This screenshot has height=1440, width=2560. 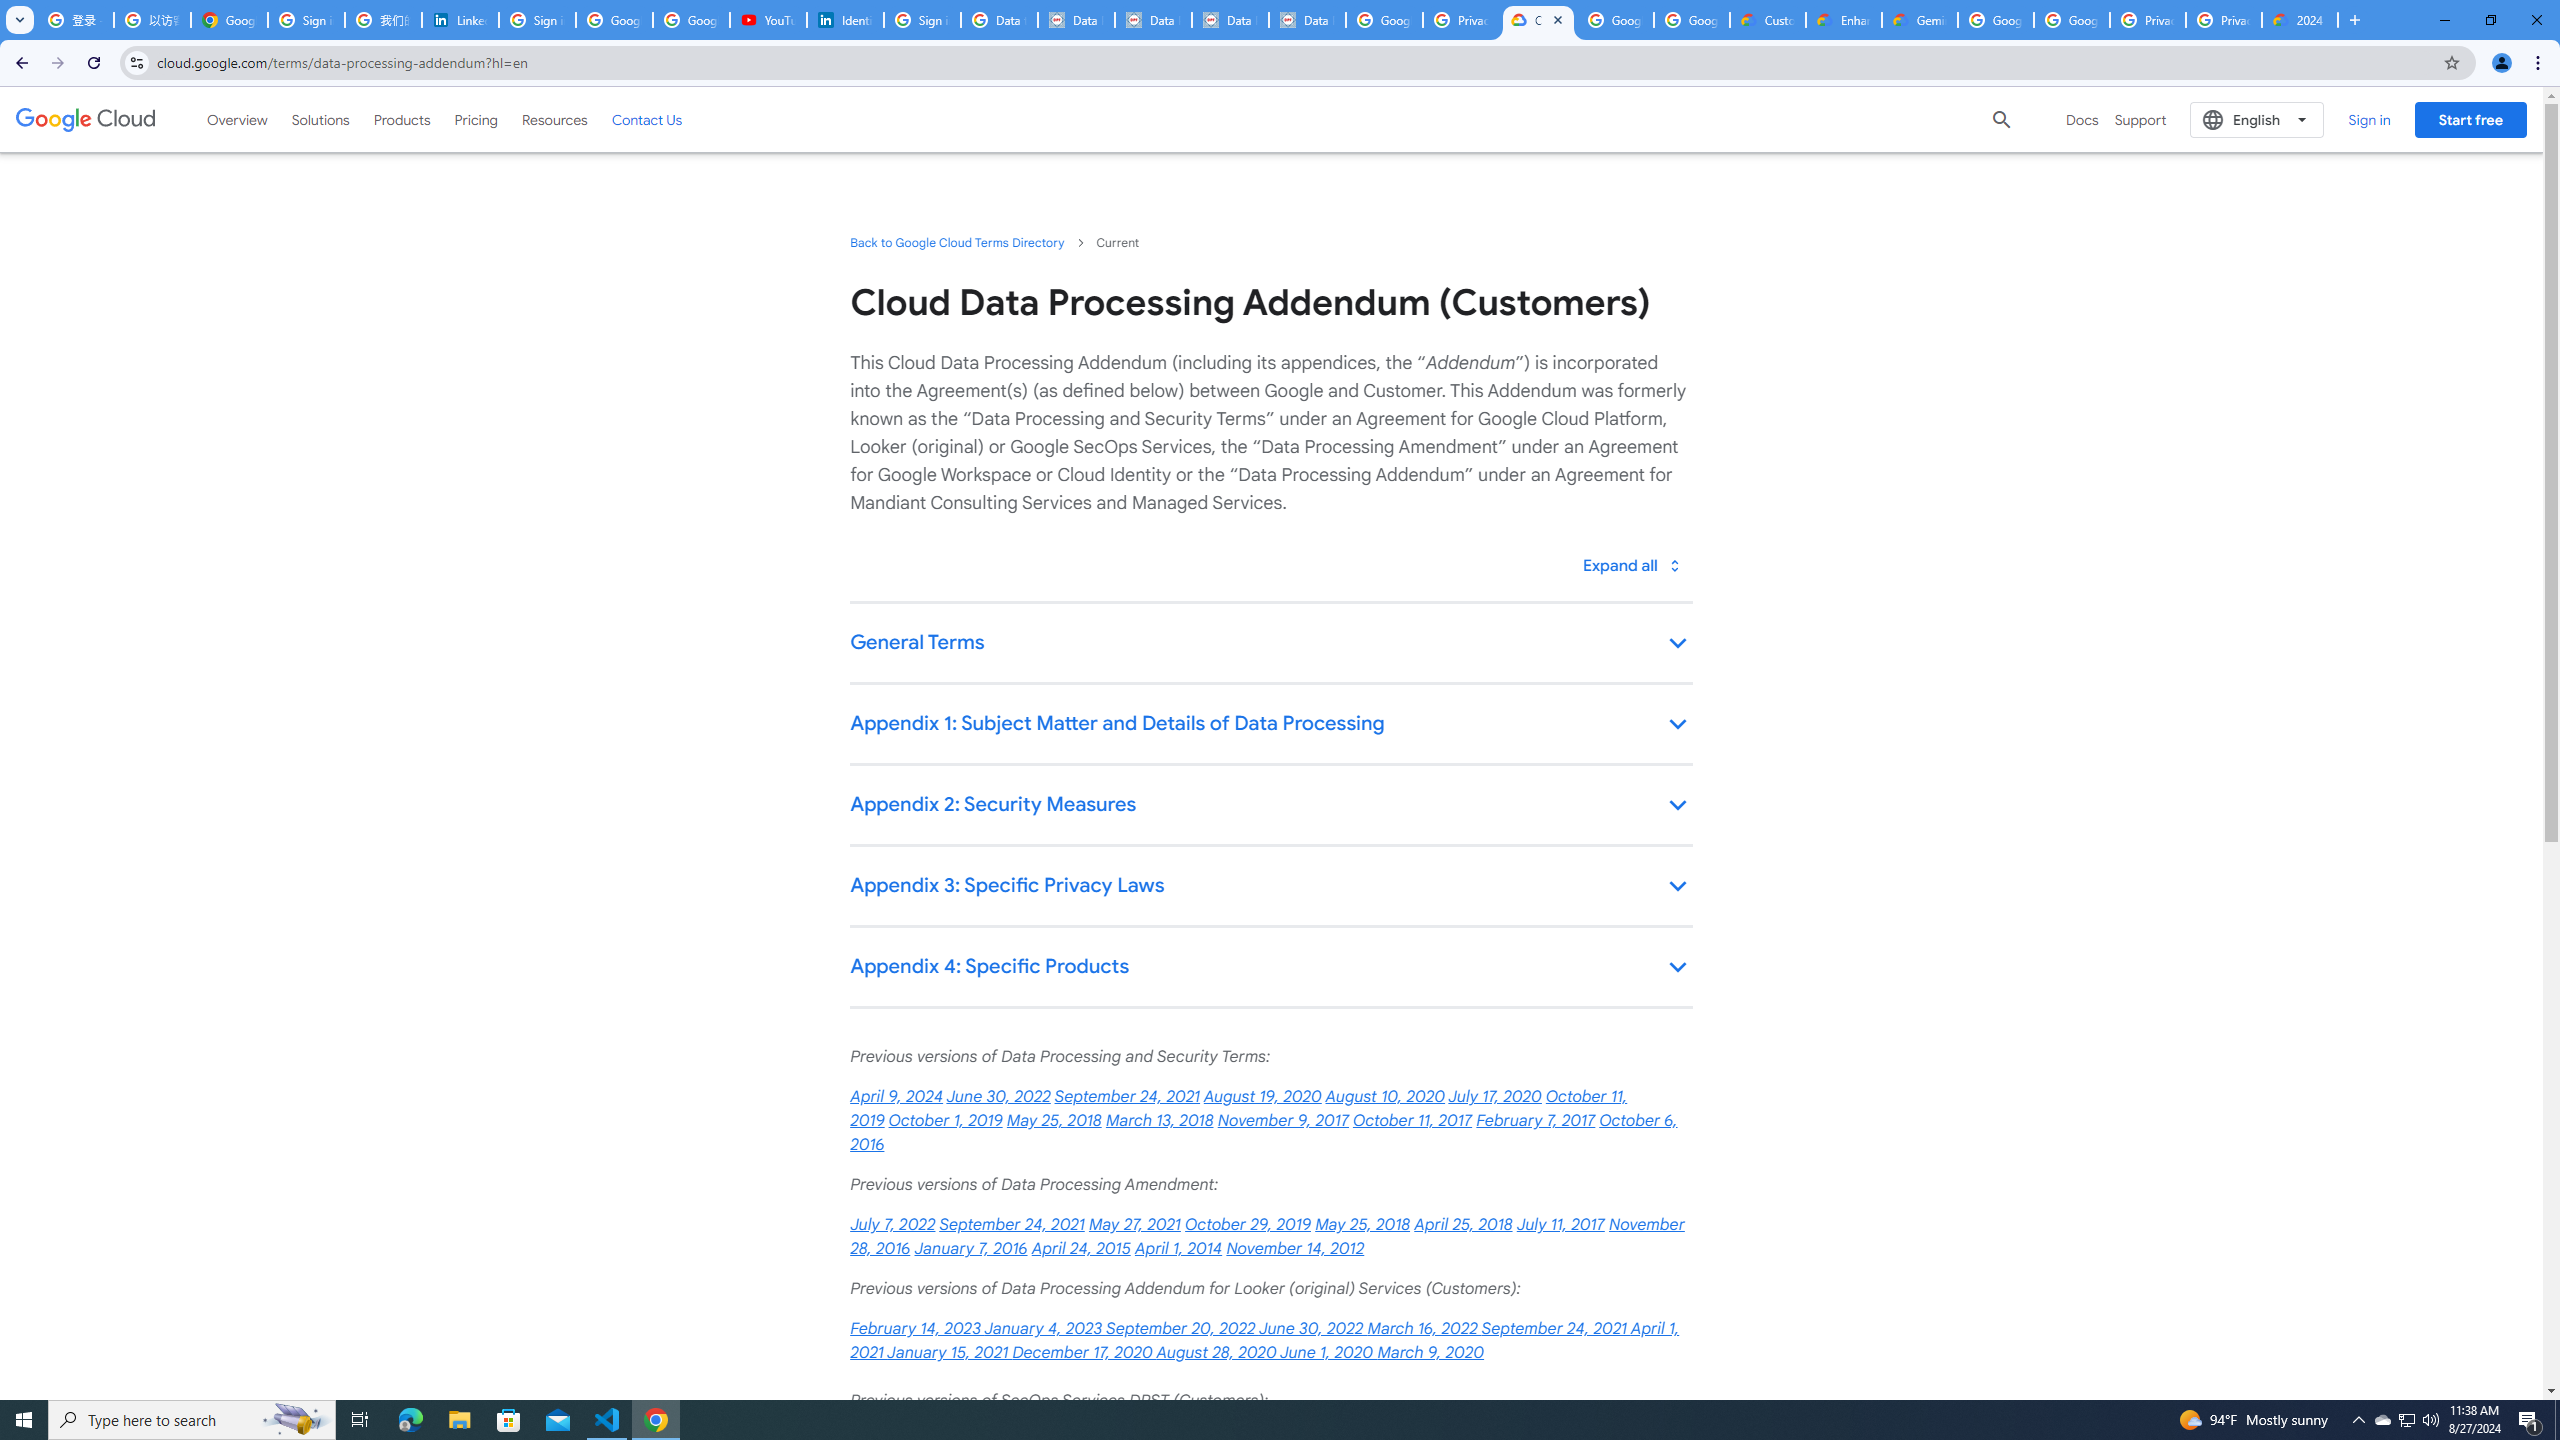 What do you see at coordinates (2470, 118) in the screenshot?
I see `'Start free'` at bounding box center [2470, 118].